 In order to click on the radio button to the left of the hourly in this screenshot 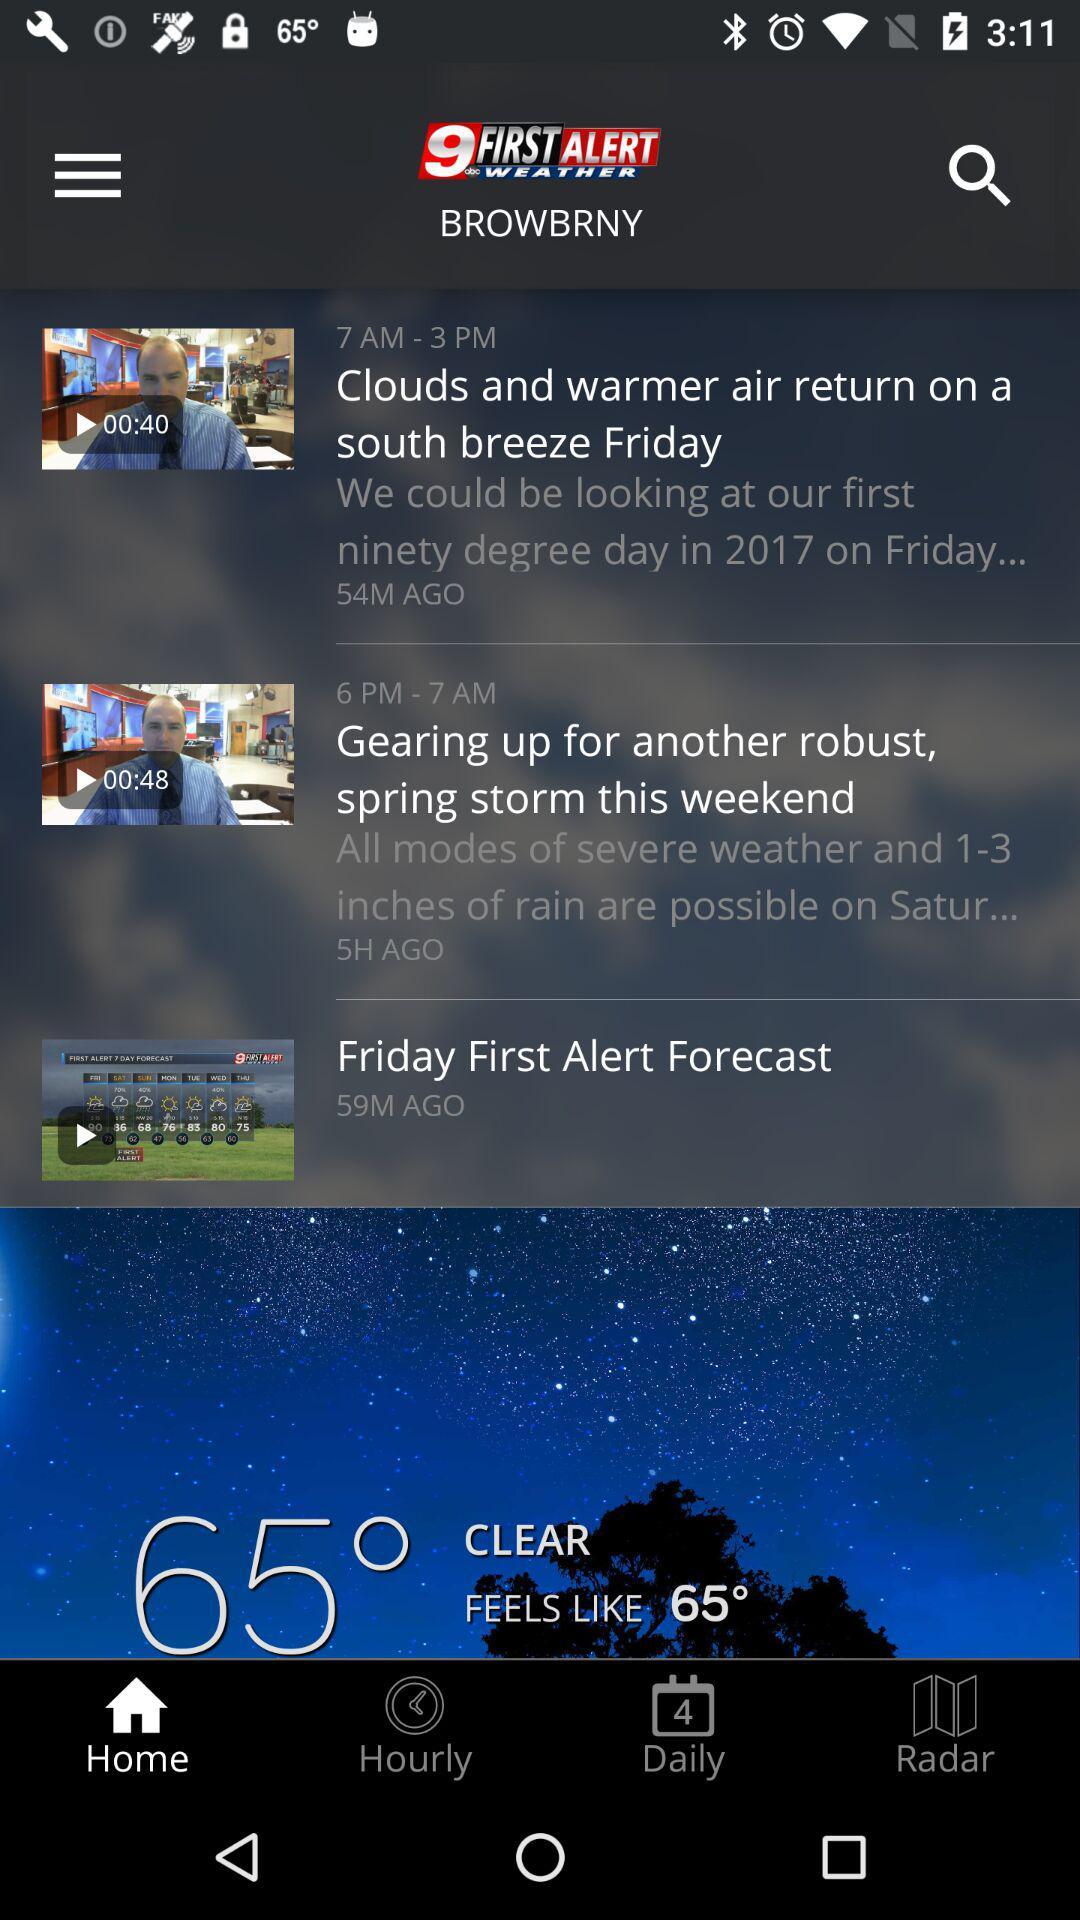, I will do `click(135, 1726)`.